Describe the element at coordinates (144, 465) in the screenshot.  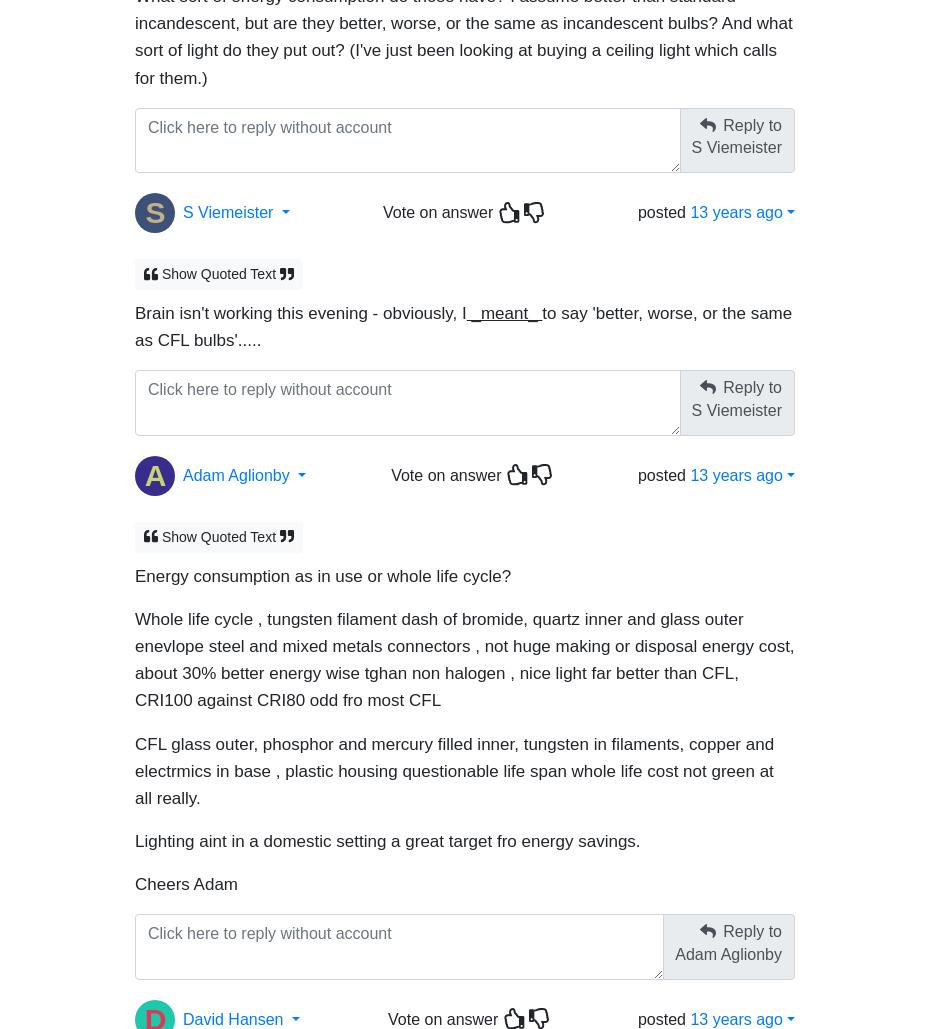
I see `'A'` at that location.